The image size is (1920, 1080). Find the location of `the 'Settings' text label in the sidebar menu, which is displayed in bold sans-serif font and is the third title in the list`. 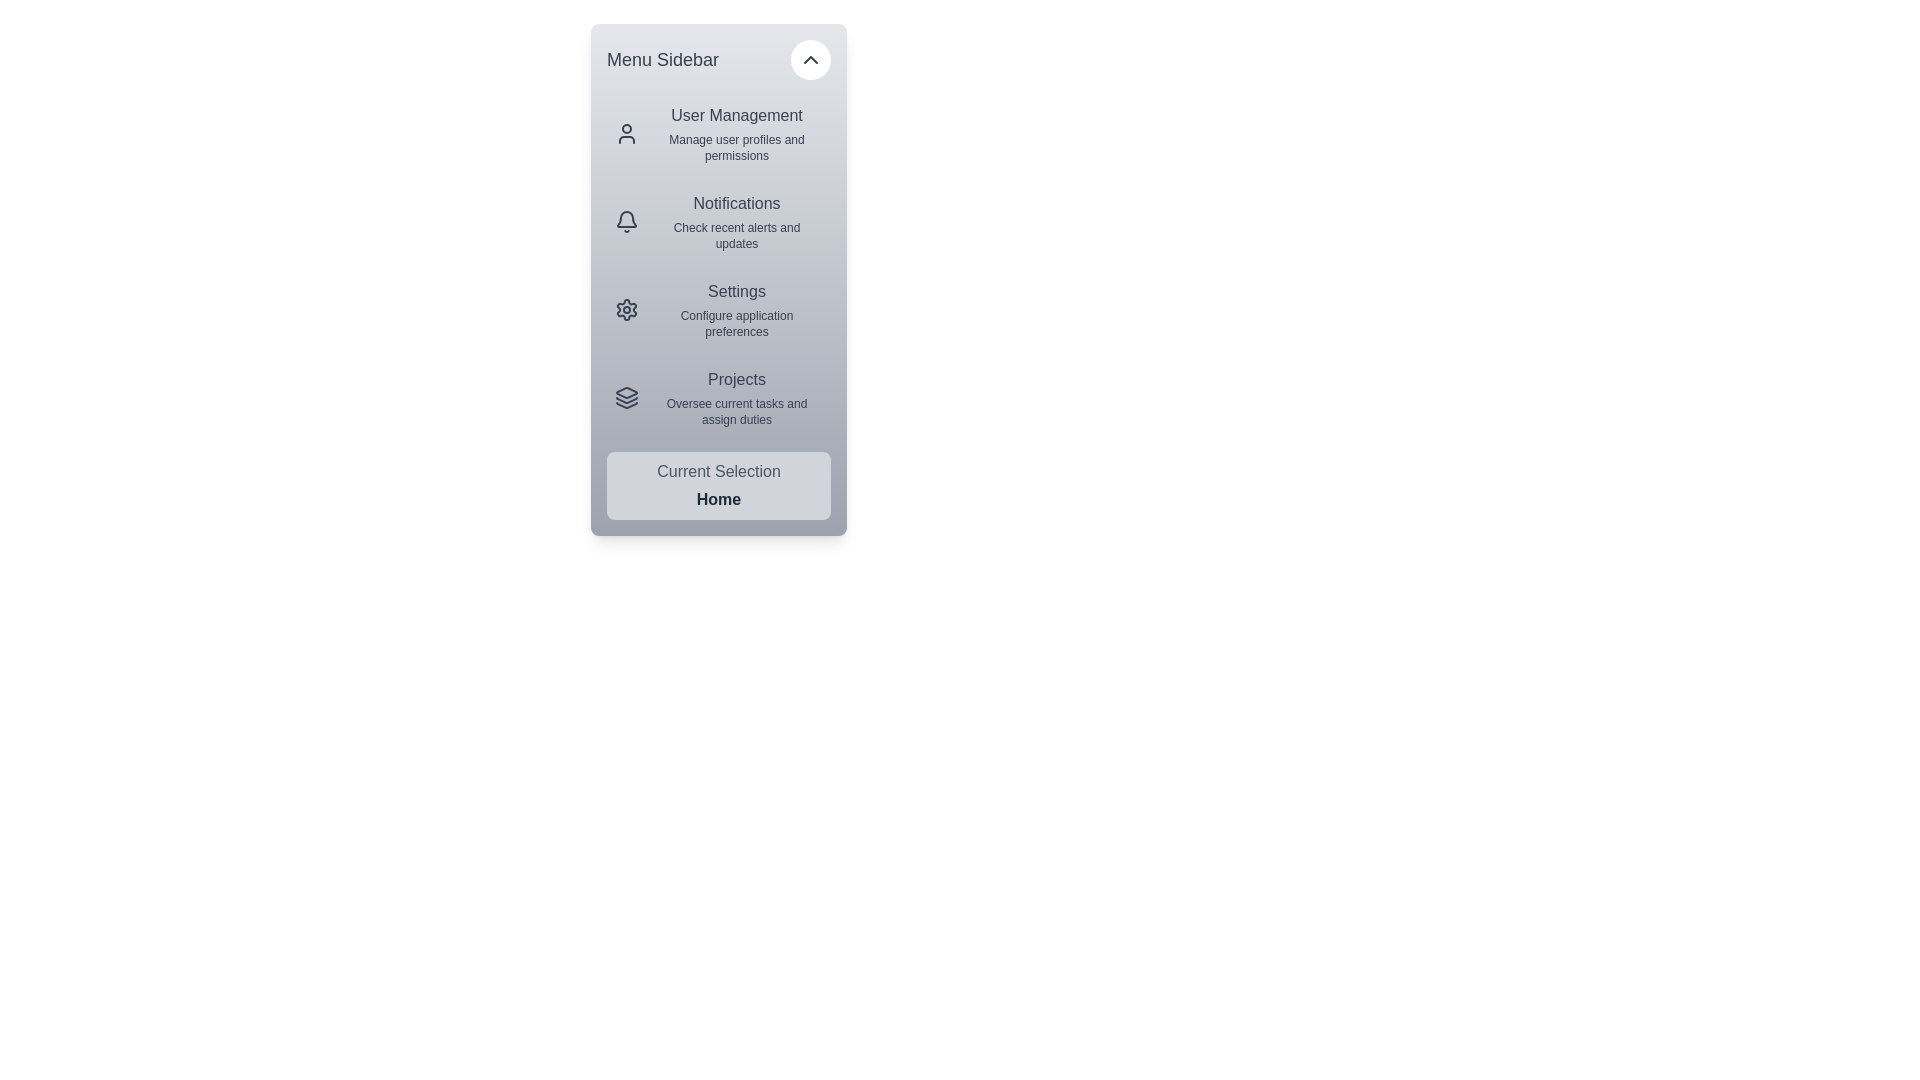

the 'Settings' text label in the sidebar menu, which is displayed in bold sans-serif font and is the third title in the list is located at coordinates (736, 292).